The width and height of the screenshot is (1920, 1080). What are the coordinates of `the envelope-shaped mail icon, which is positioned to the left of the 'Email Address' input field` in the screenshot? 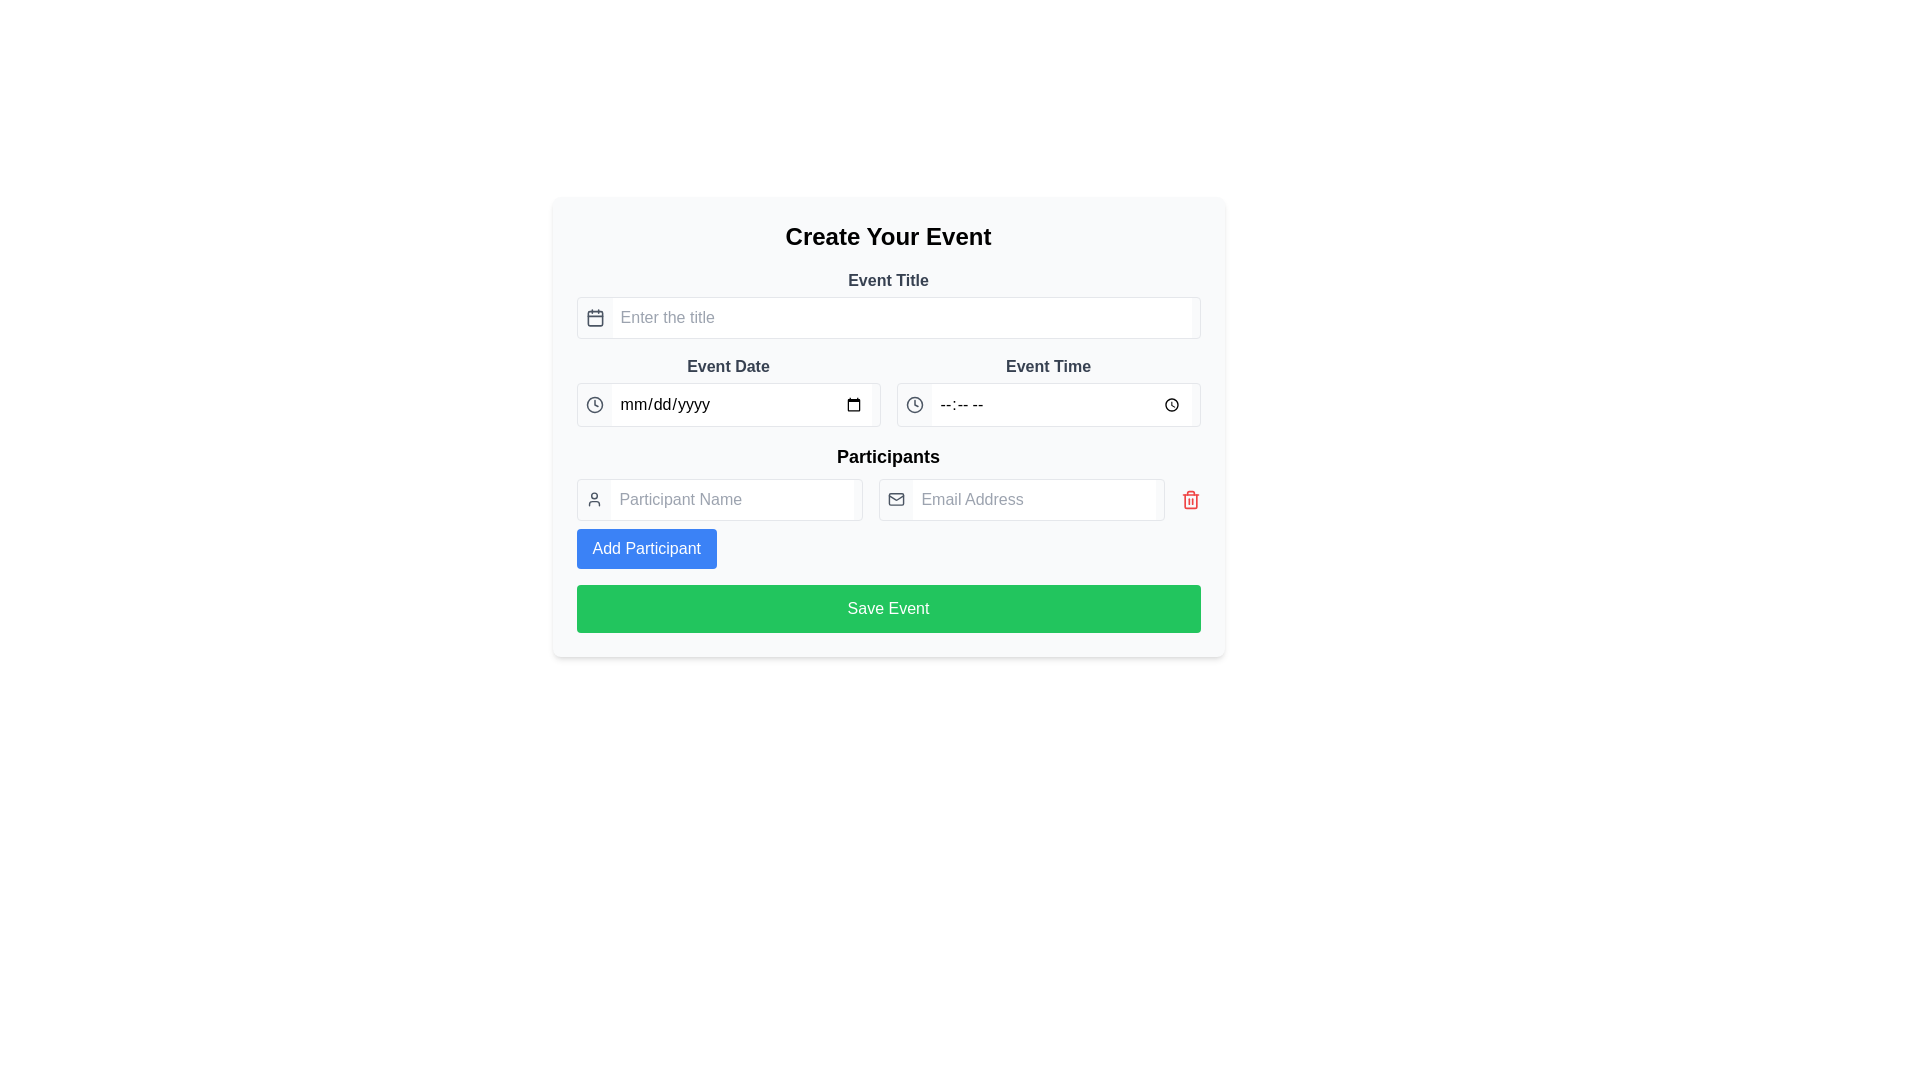 It's located at (895, 499).